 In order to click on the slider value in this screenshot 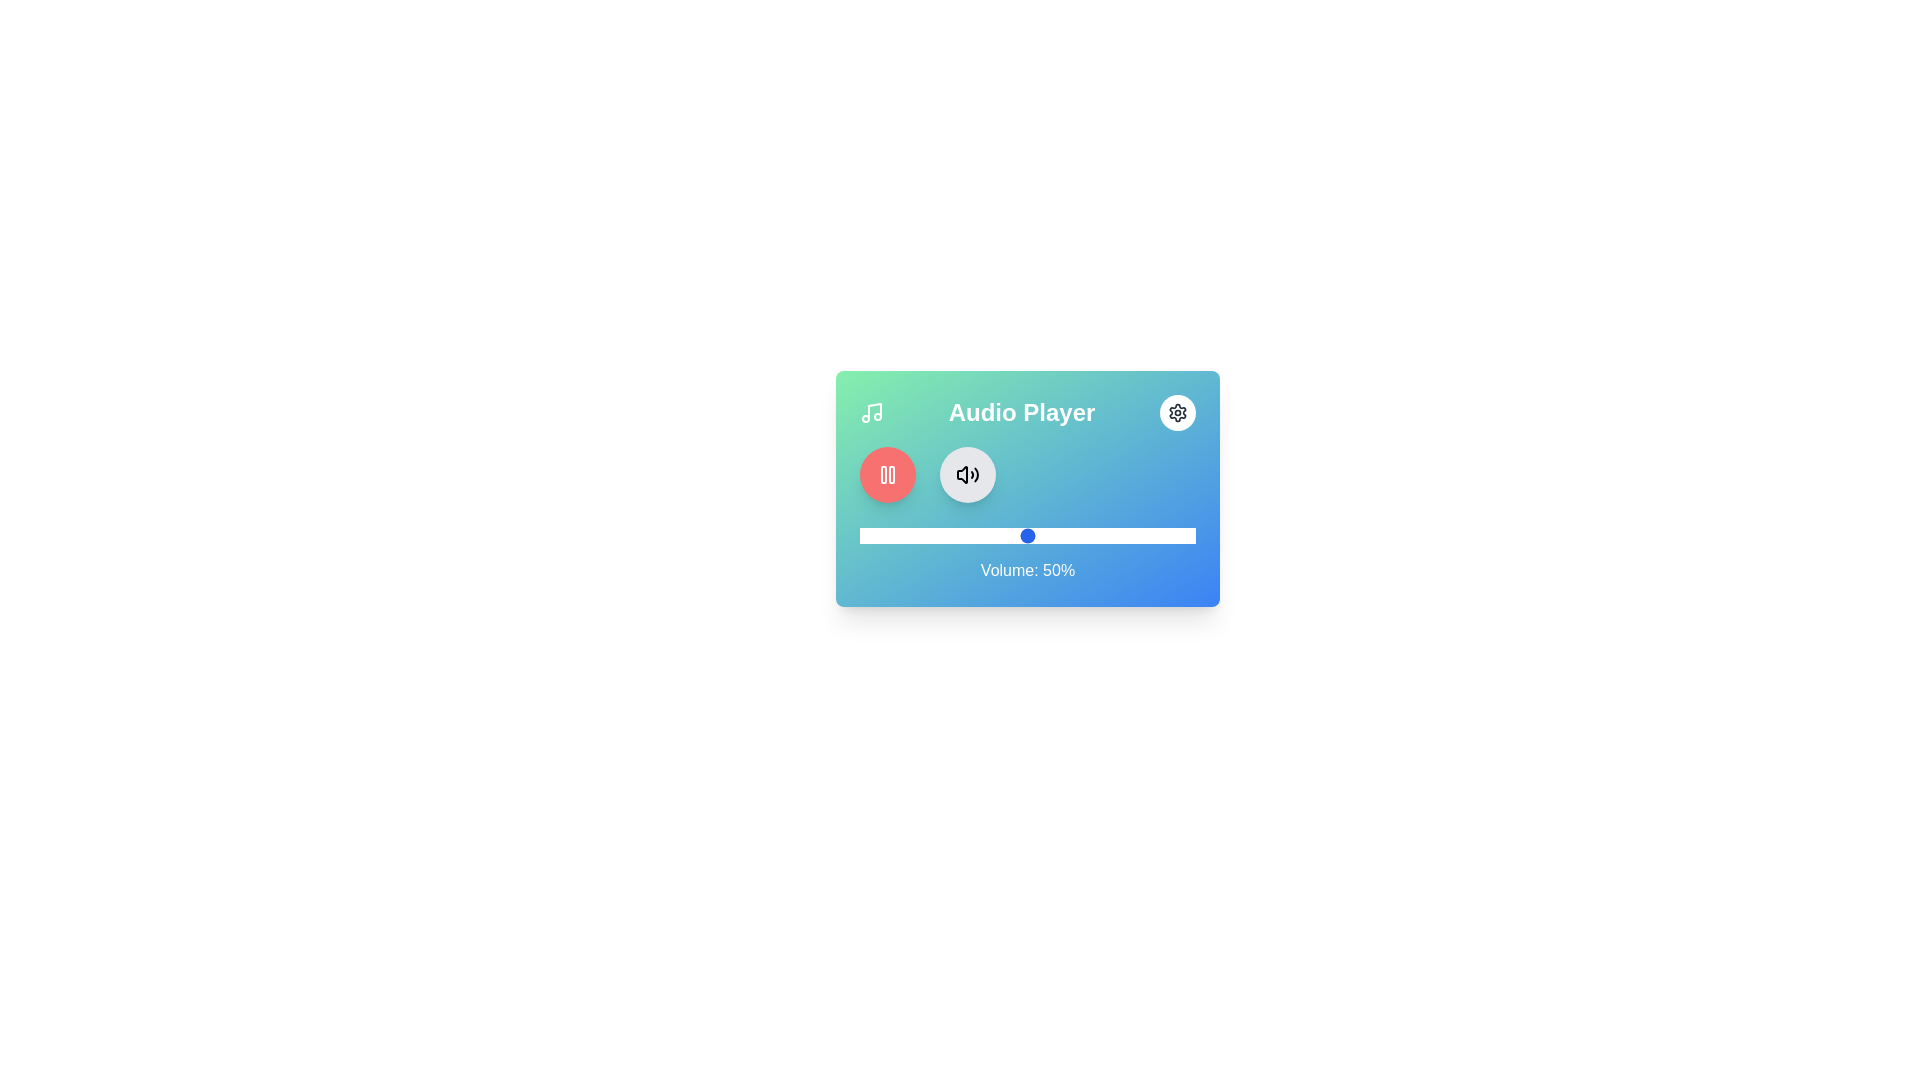, I will do `click(1104, 535)`.